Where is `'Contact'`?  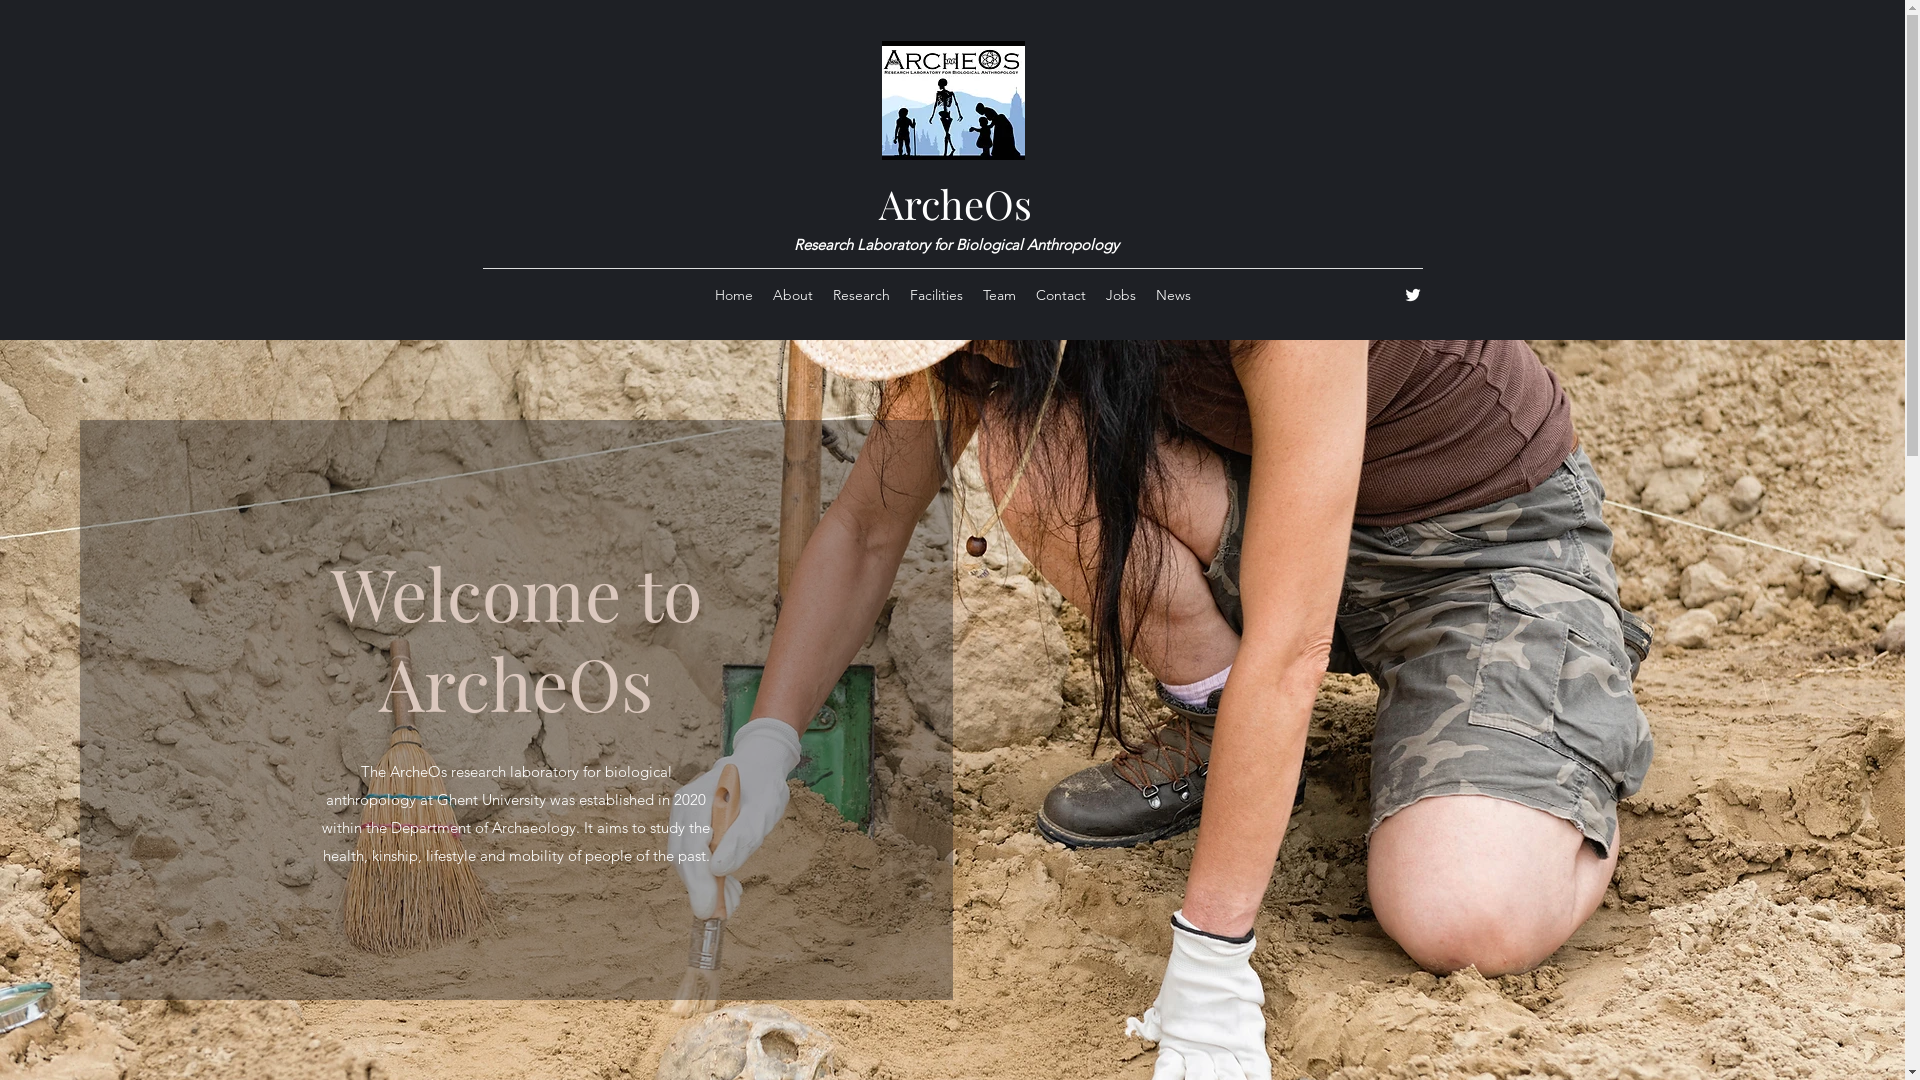
'Contact' is located at coordinates (1059, 294).